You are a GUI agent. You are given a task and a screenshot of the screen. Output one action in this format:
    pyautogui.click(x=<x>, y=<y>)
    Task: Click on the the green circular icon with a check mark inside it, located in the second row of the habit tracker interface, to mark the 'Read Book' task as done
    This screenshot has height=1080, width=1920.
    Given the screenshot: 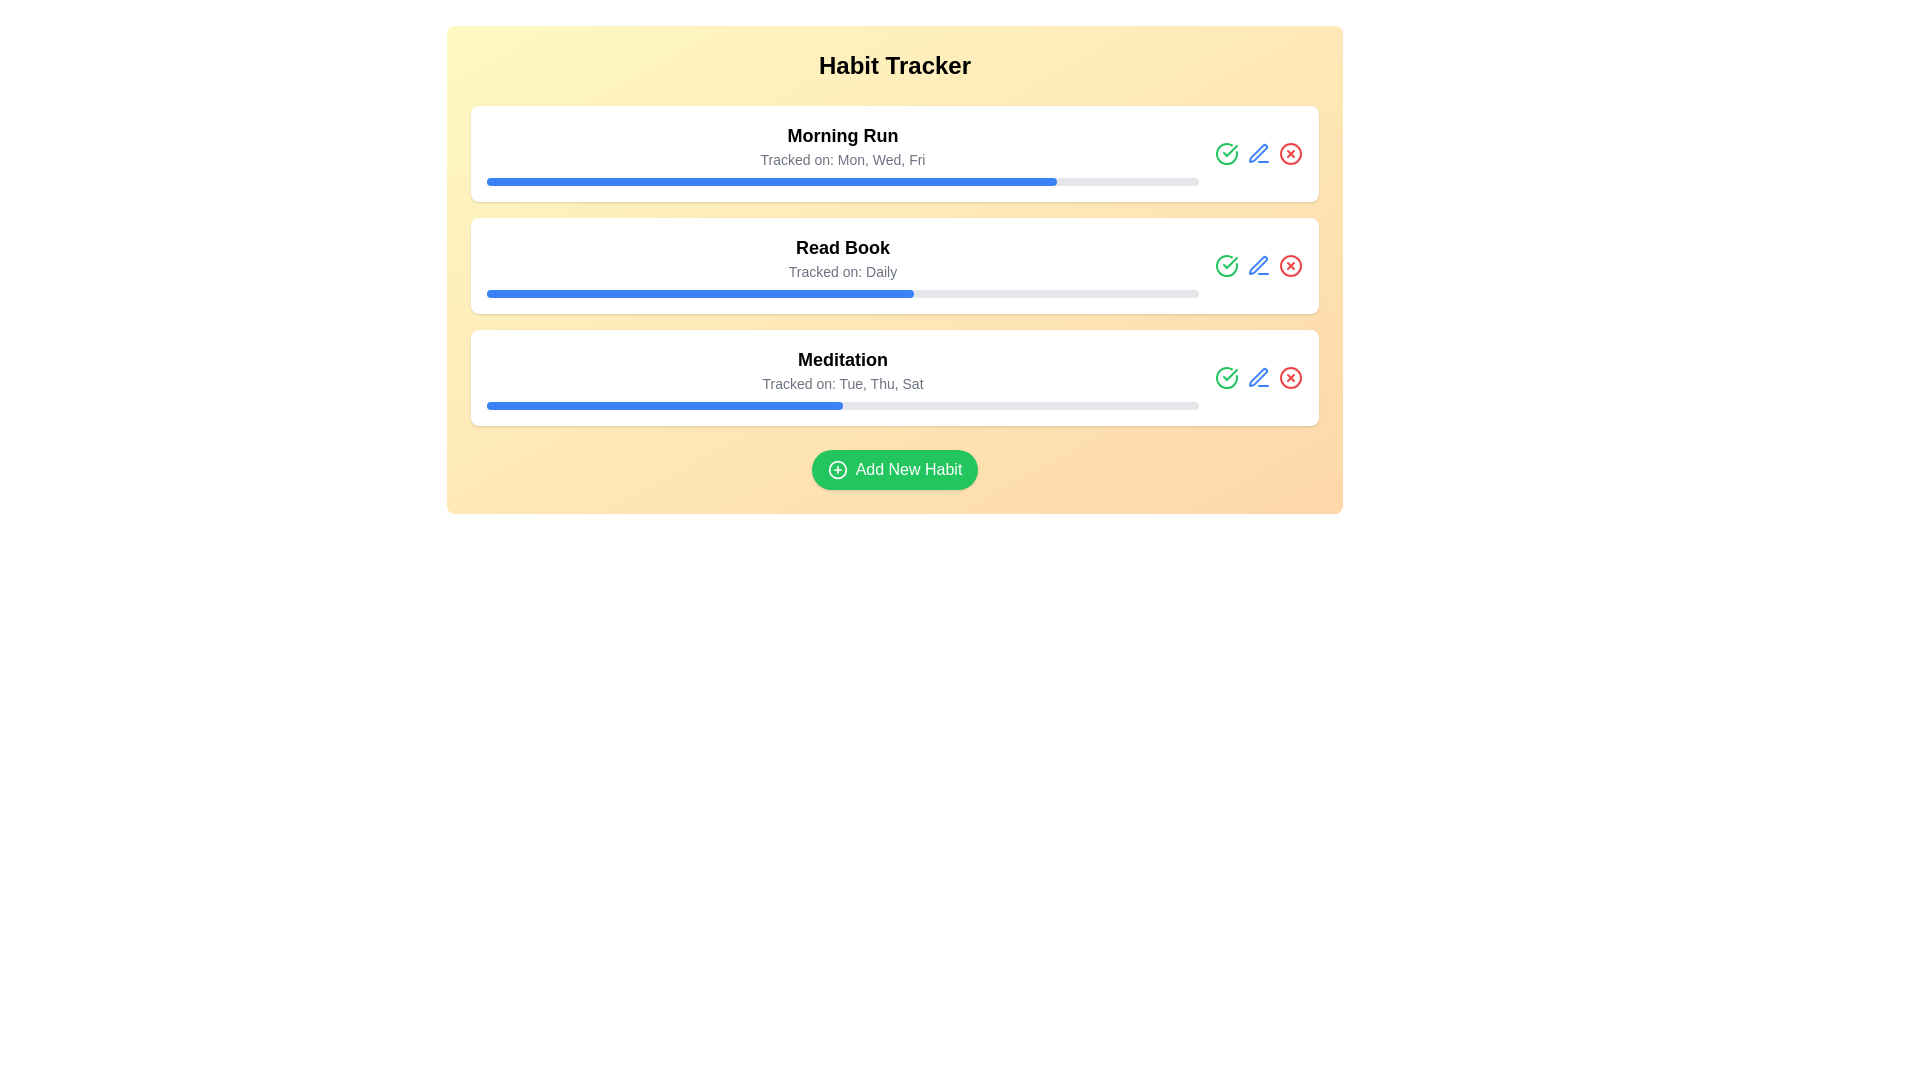 What is the action you would take?
    pyautogui.click(x=1226, y=153)
    